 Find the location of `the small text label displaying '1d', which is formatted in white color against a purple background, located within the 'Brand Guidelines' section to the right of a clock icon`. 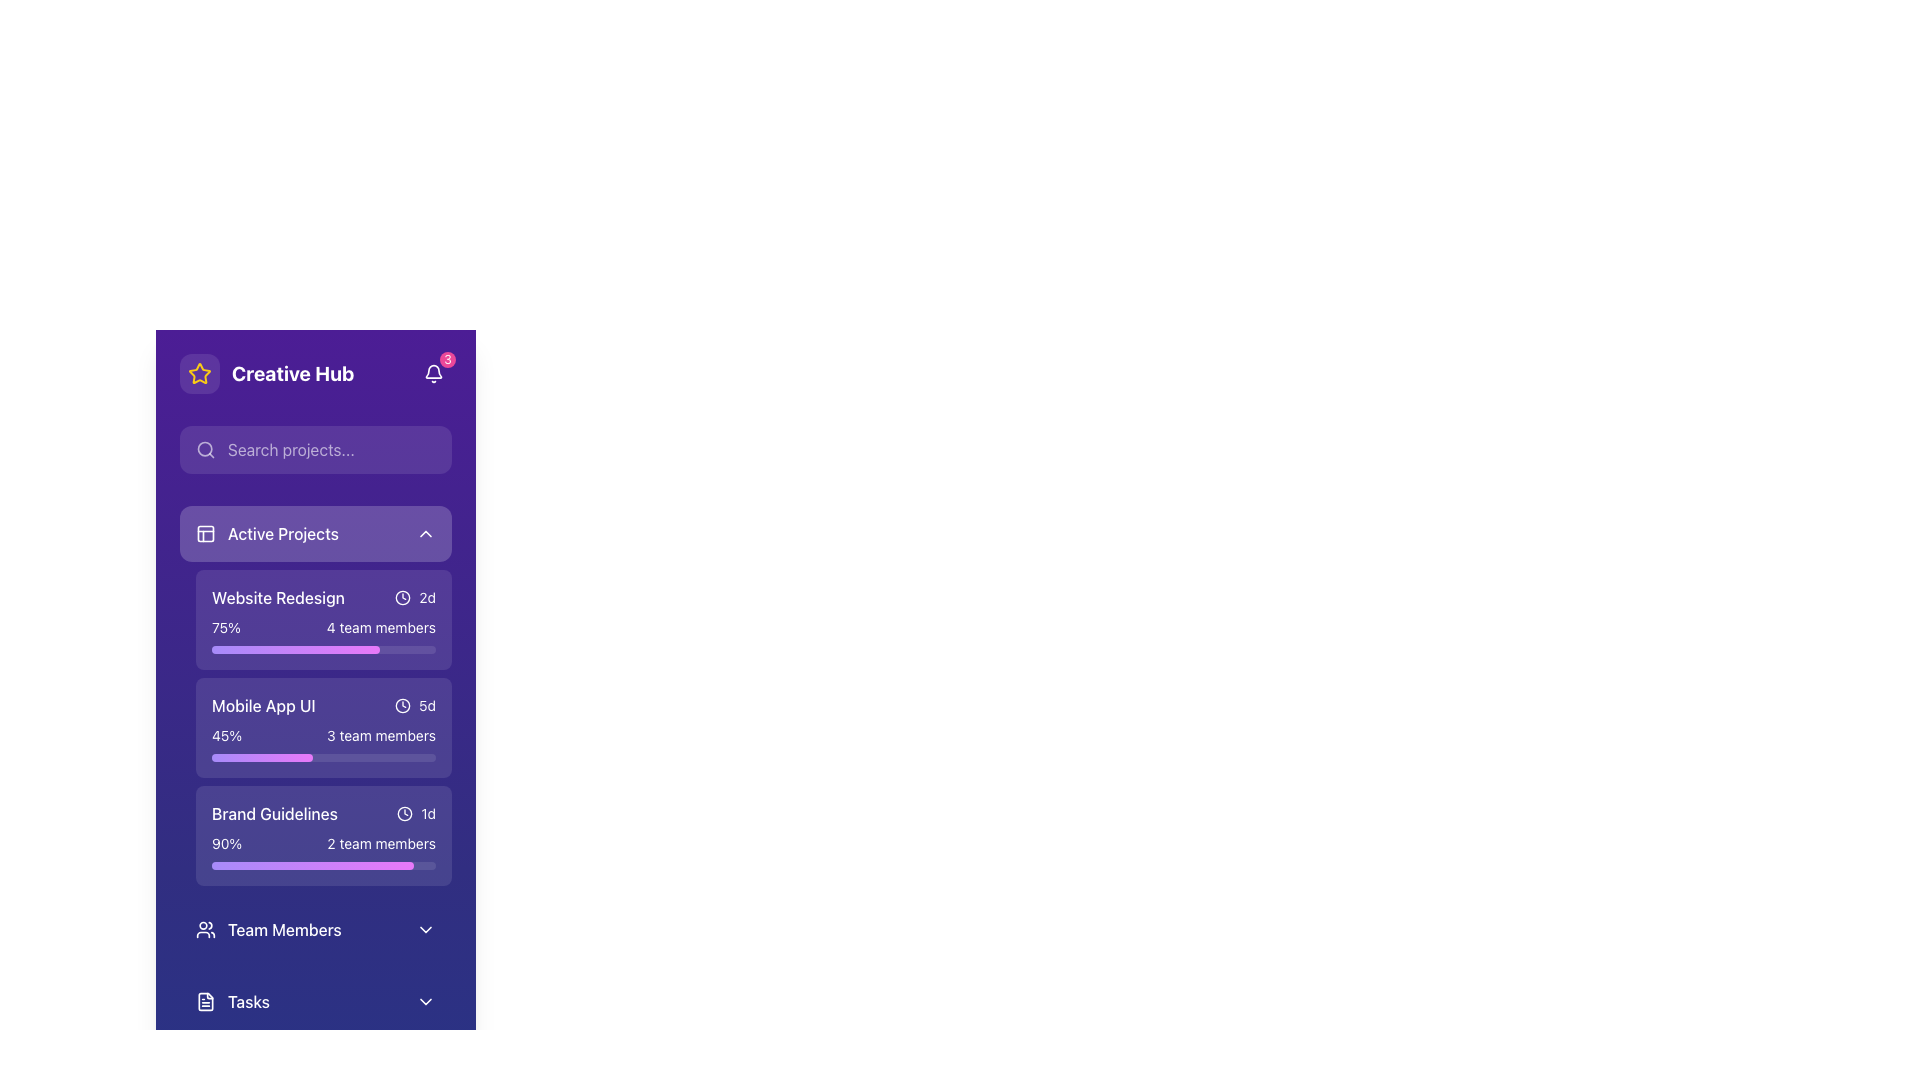

the small text label displaying '1d', which is formatted in white color against a purple background, located within the 'Brand Guidelines' section to the right of a clock icon is located at coordinates (427, 813).